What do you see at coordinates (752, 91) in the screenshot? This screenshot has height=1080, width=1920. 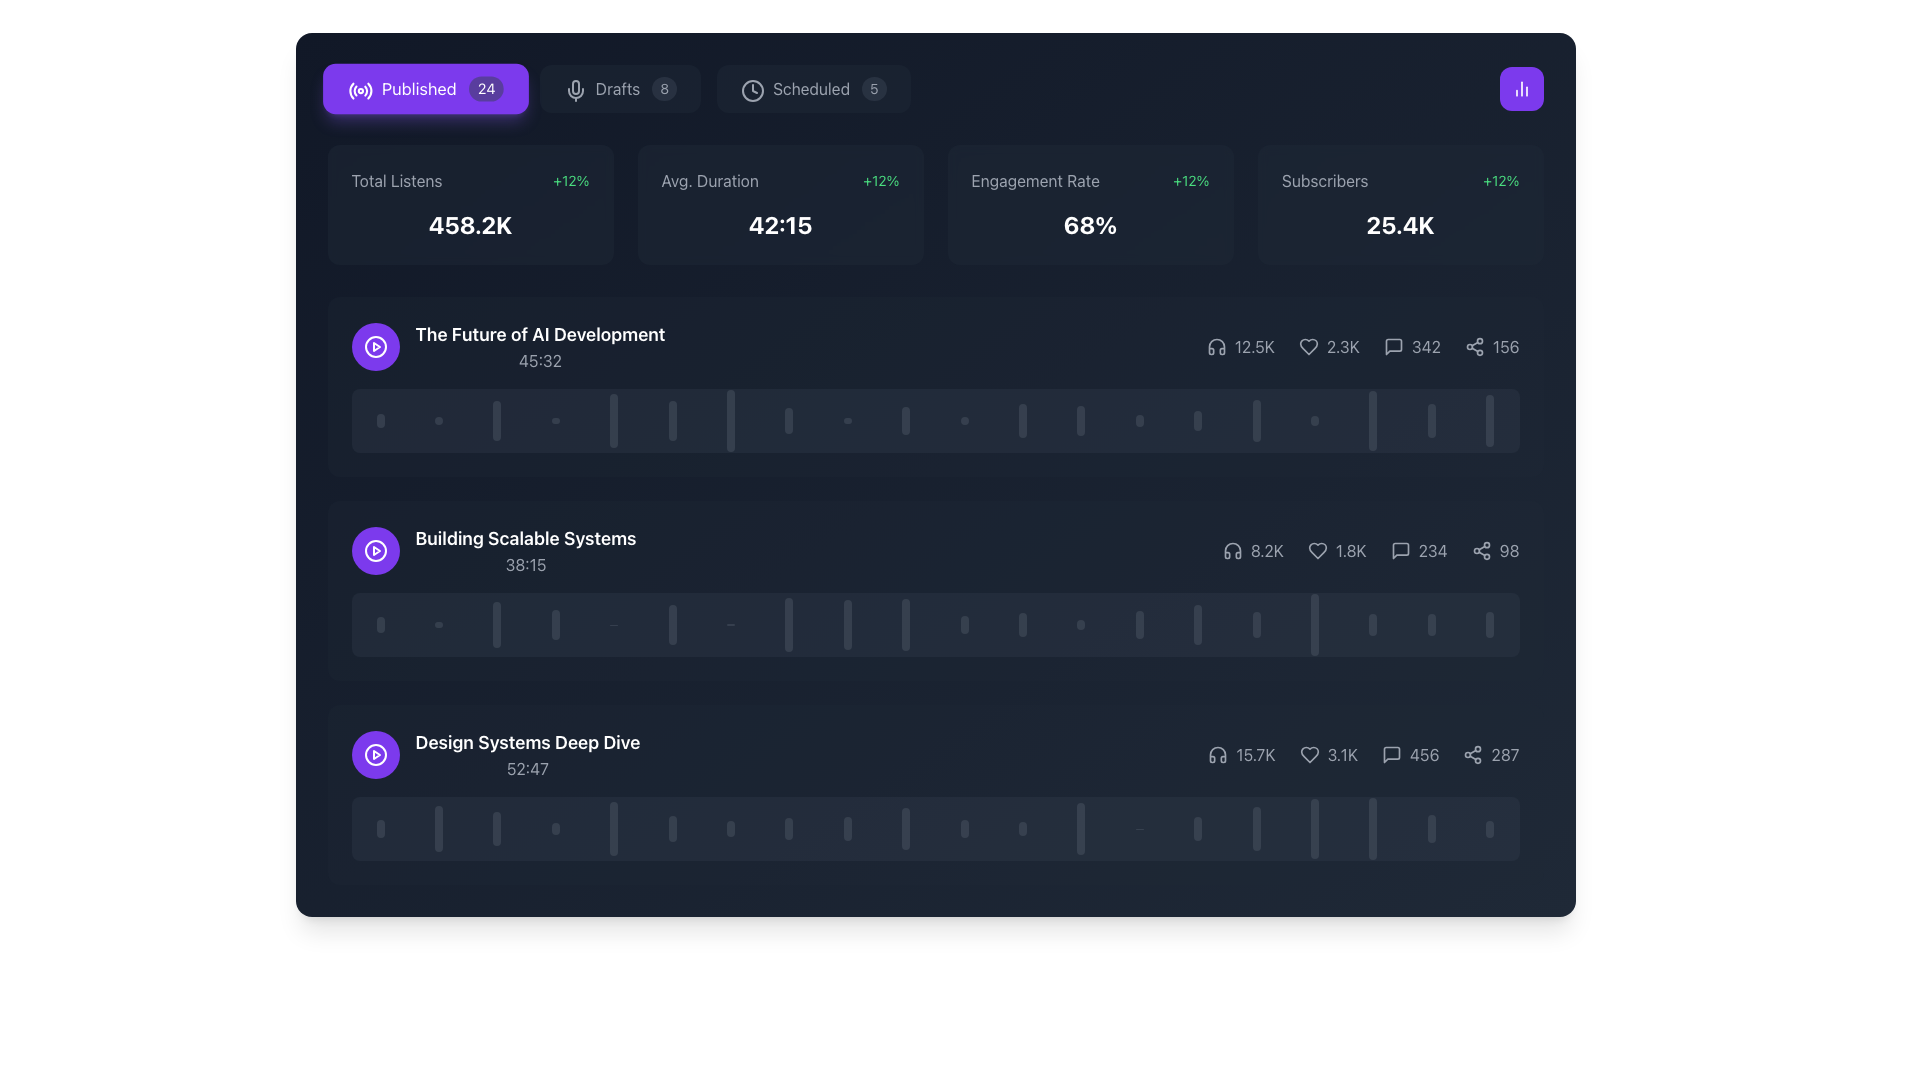 I see `the 'Scheduled' section icon located on the top navigation bar` at bounding box center [752, 91].